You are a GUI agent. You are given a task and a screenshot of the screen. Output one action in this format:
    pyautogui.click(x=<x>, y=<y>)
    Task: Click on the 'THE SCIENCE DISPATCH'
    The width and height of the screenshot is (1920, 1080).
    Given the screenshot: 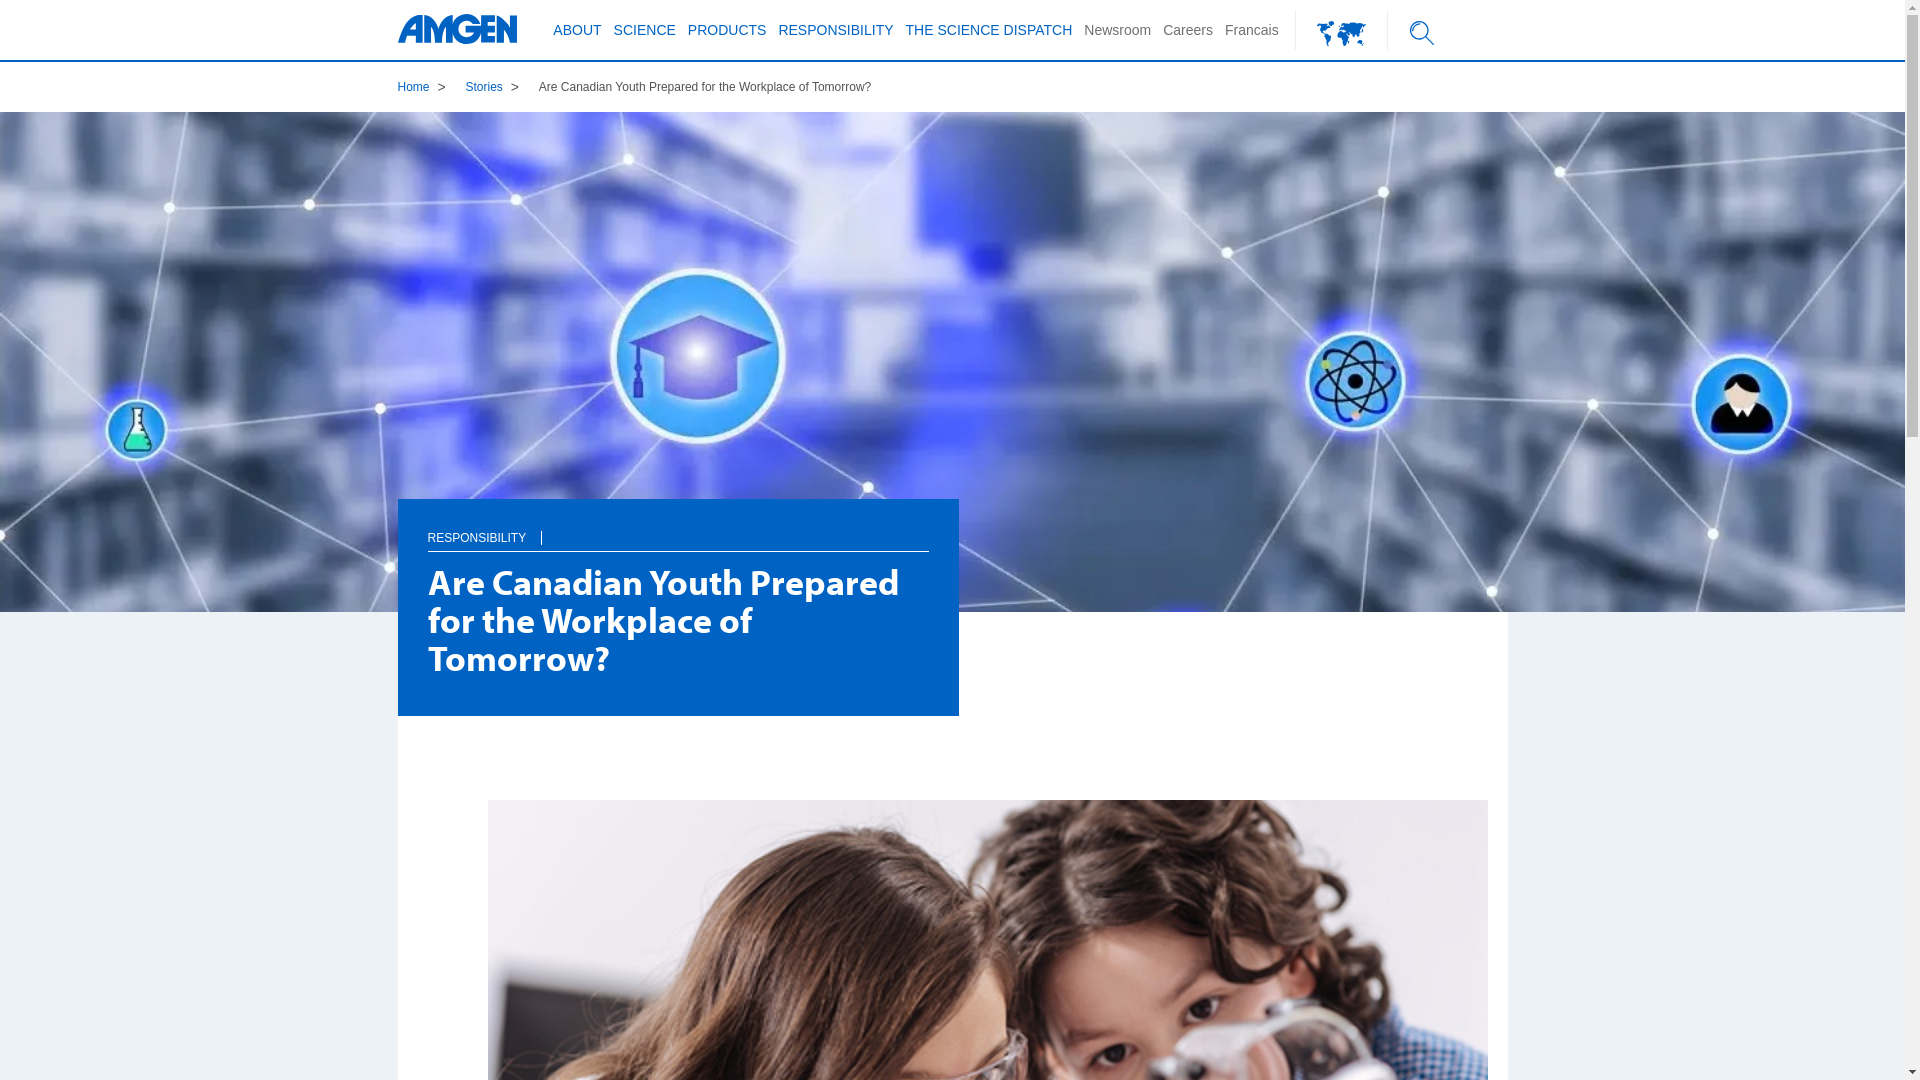 What is the action you would take?
    pyautogui.click(x=899, y=30)
    